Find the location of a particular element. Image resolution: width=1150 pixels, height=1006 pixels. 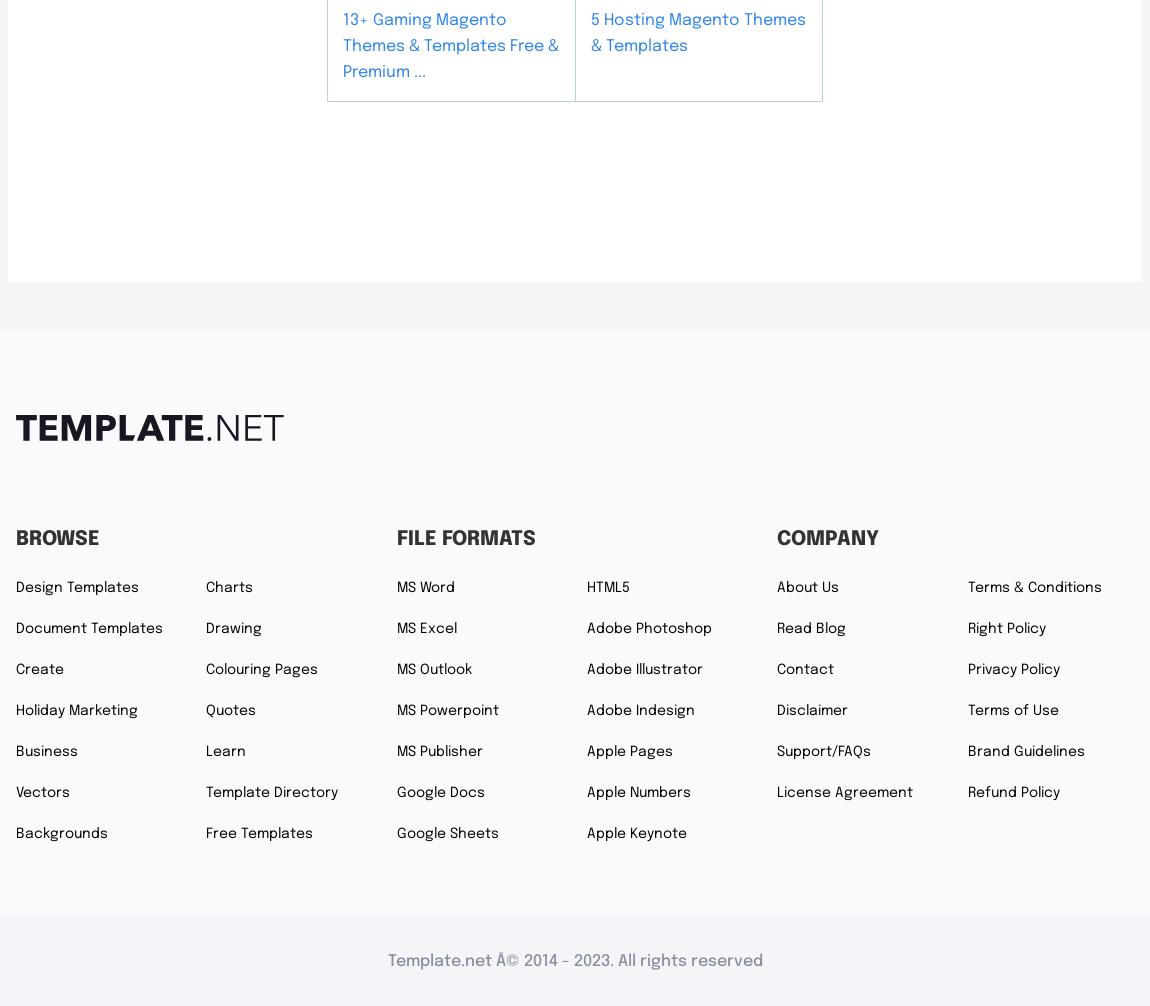

'Adobe Photoshop' is located at coordinates (648, 628).